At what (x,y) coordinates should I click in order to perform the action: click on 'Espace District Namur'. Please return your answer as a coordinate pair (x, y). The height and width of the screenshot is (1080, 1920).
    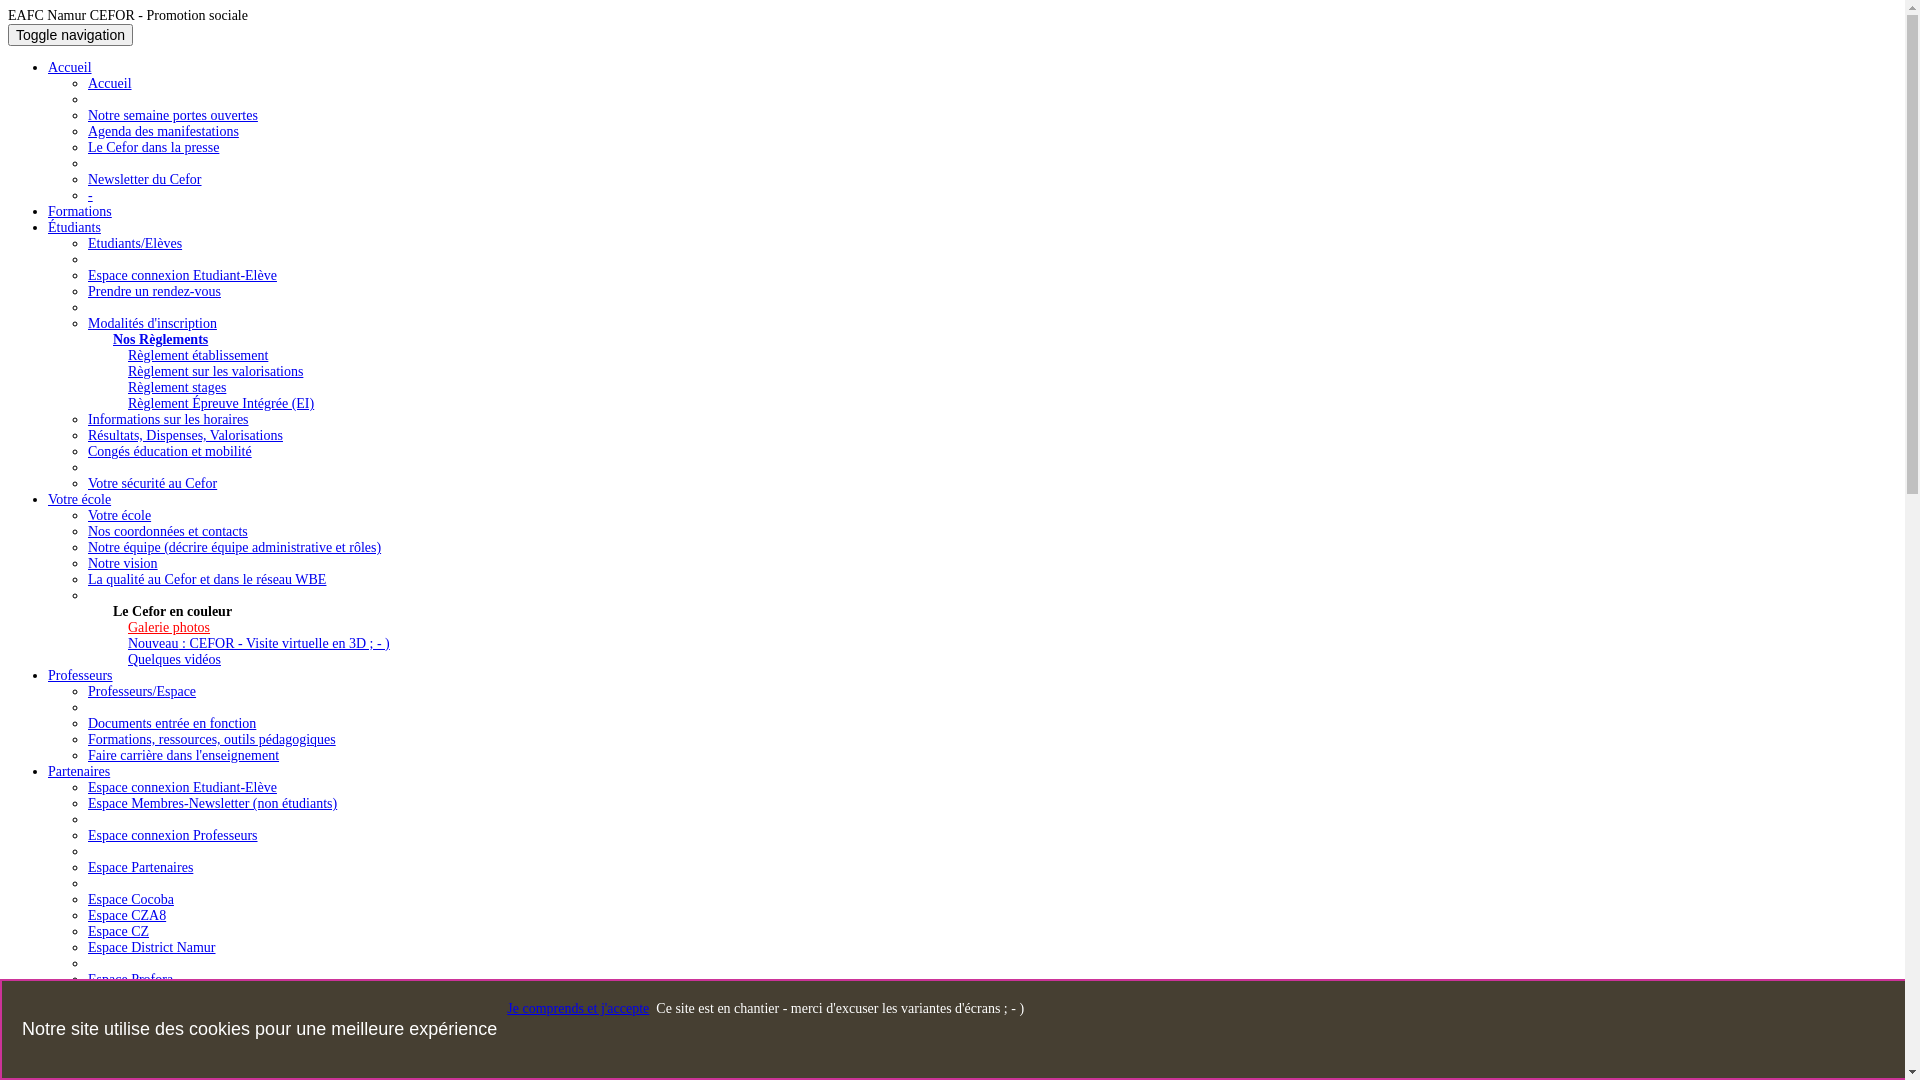
    Looking at the image, I should click on (151, 946).